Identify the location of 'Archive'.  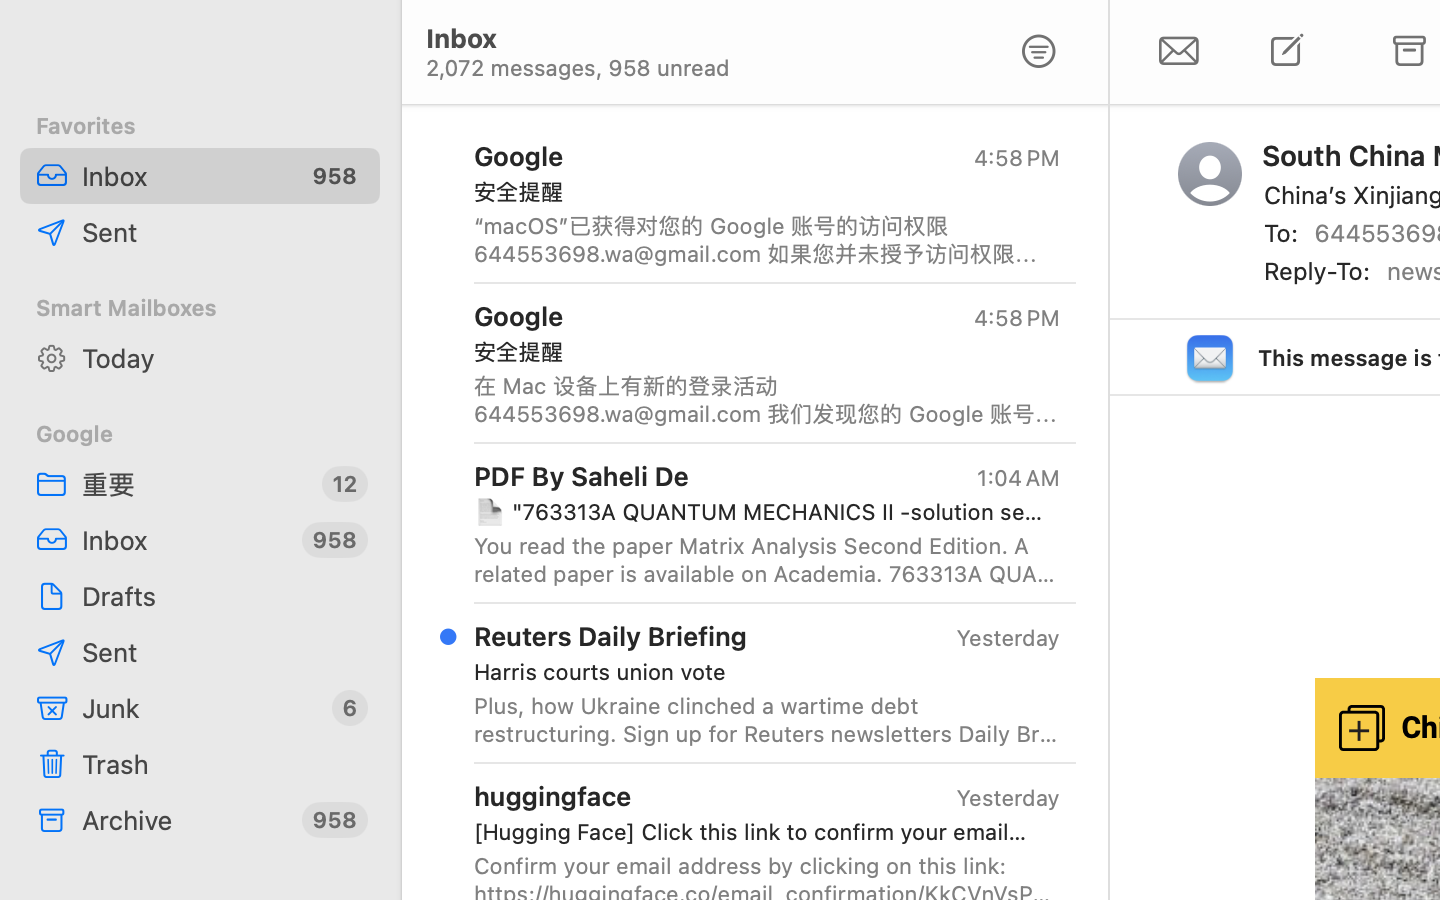
(184, 819).